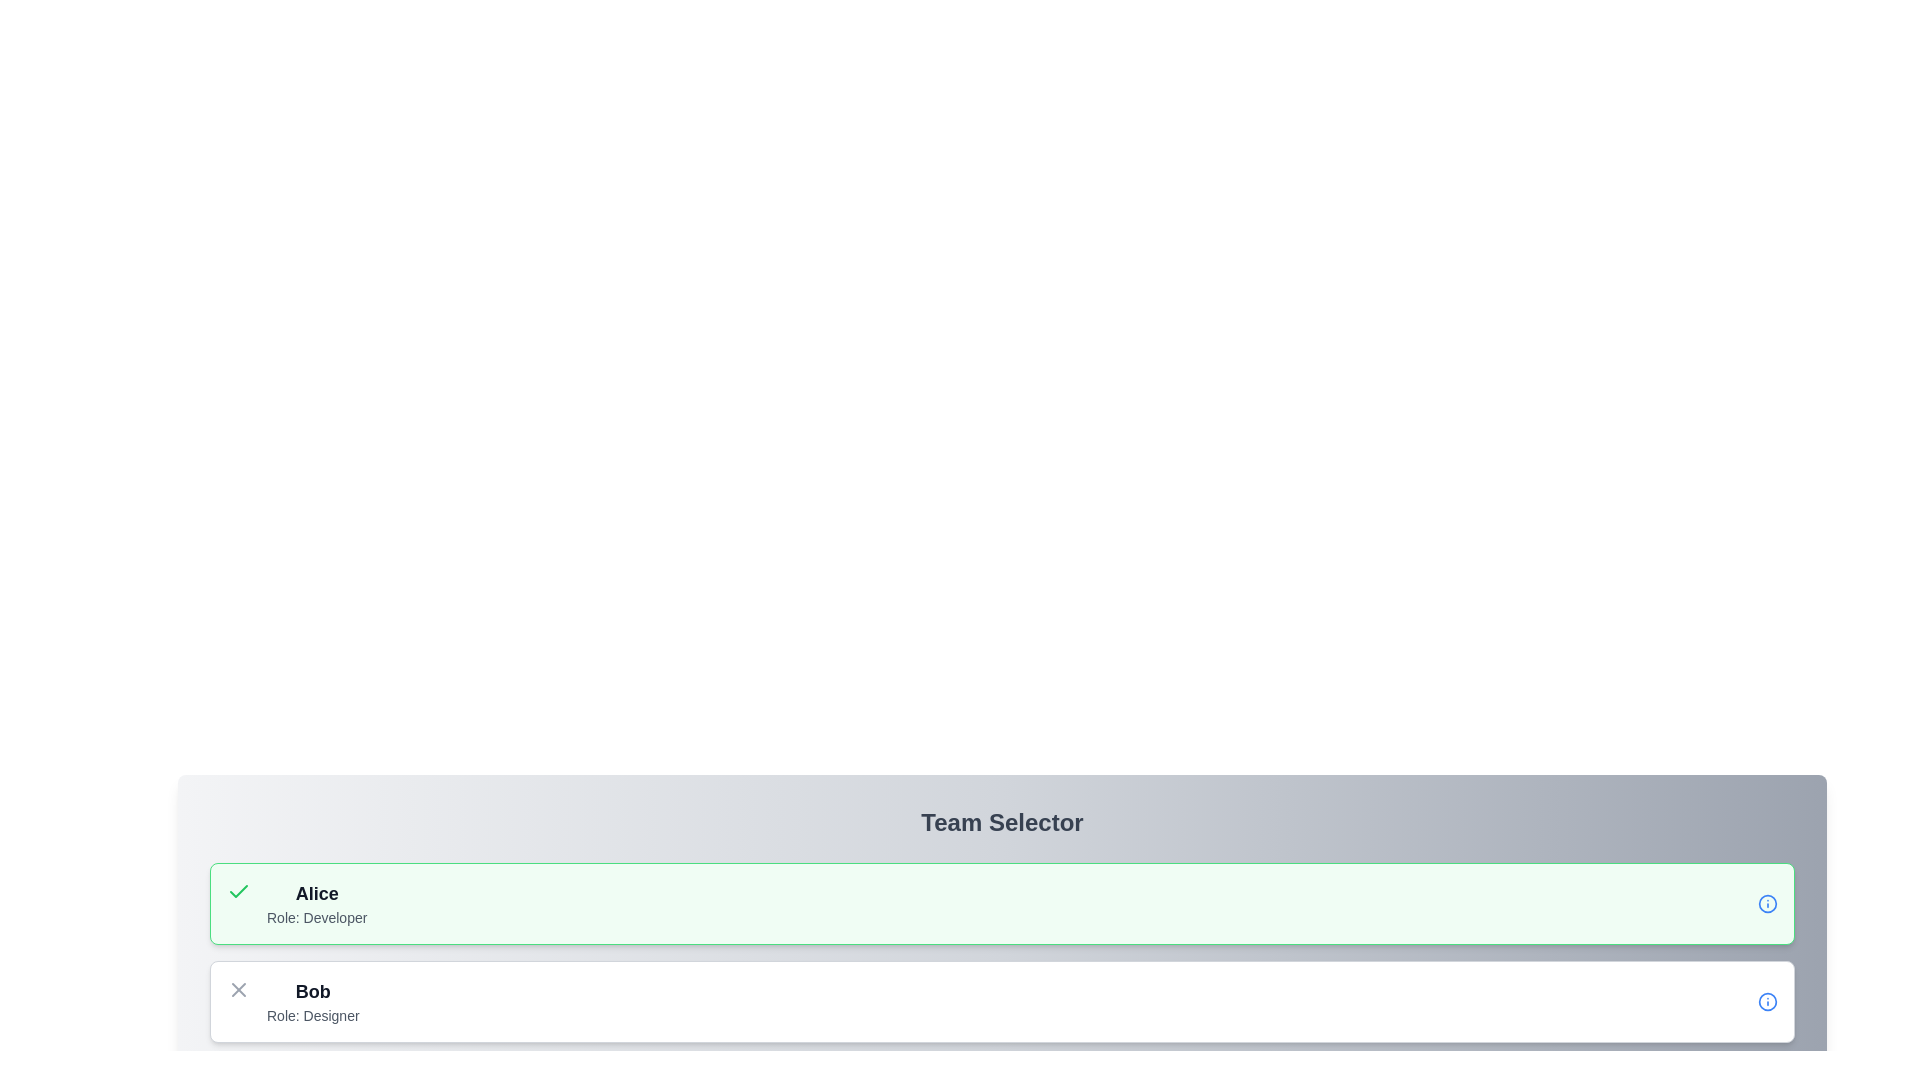  I want to click on the small circular blue information icon with an 'i' symbol inside, located at the far right of the card for 'Bob - Role: Designer', so click(1767, 1002).